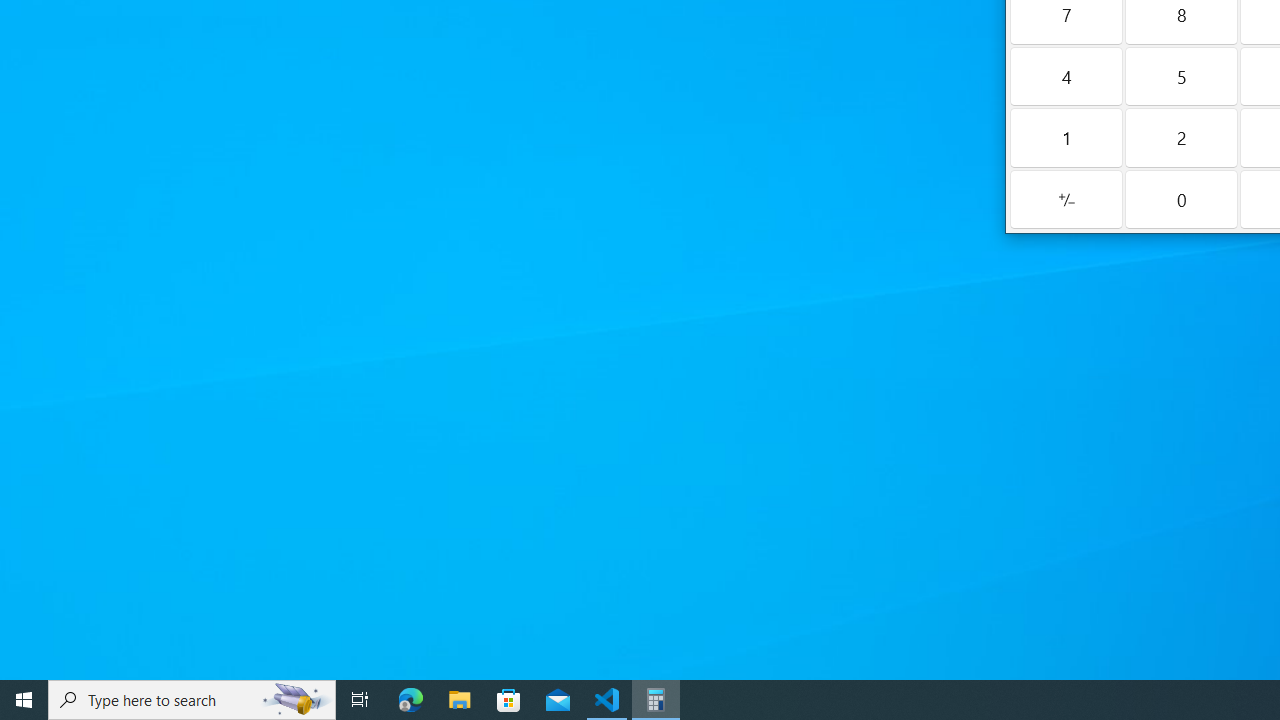  Describe the element at coordinates (656, 698) in the screenshot. I see `'Calculator - 1 running window'` at that location.